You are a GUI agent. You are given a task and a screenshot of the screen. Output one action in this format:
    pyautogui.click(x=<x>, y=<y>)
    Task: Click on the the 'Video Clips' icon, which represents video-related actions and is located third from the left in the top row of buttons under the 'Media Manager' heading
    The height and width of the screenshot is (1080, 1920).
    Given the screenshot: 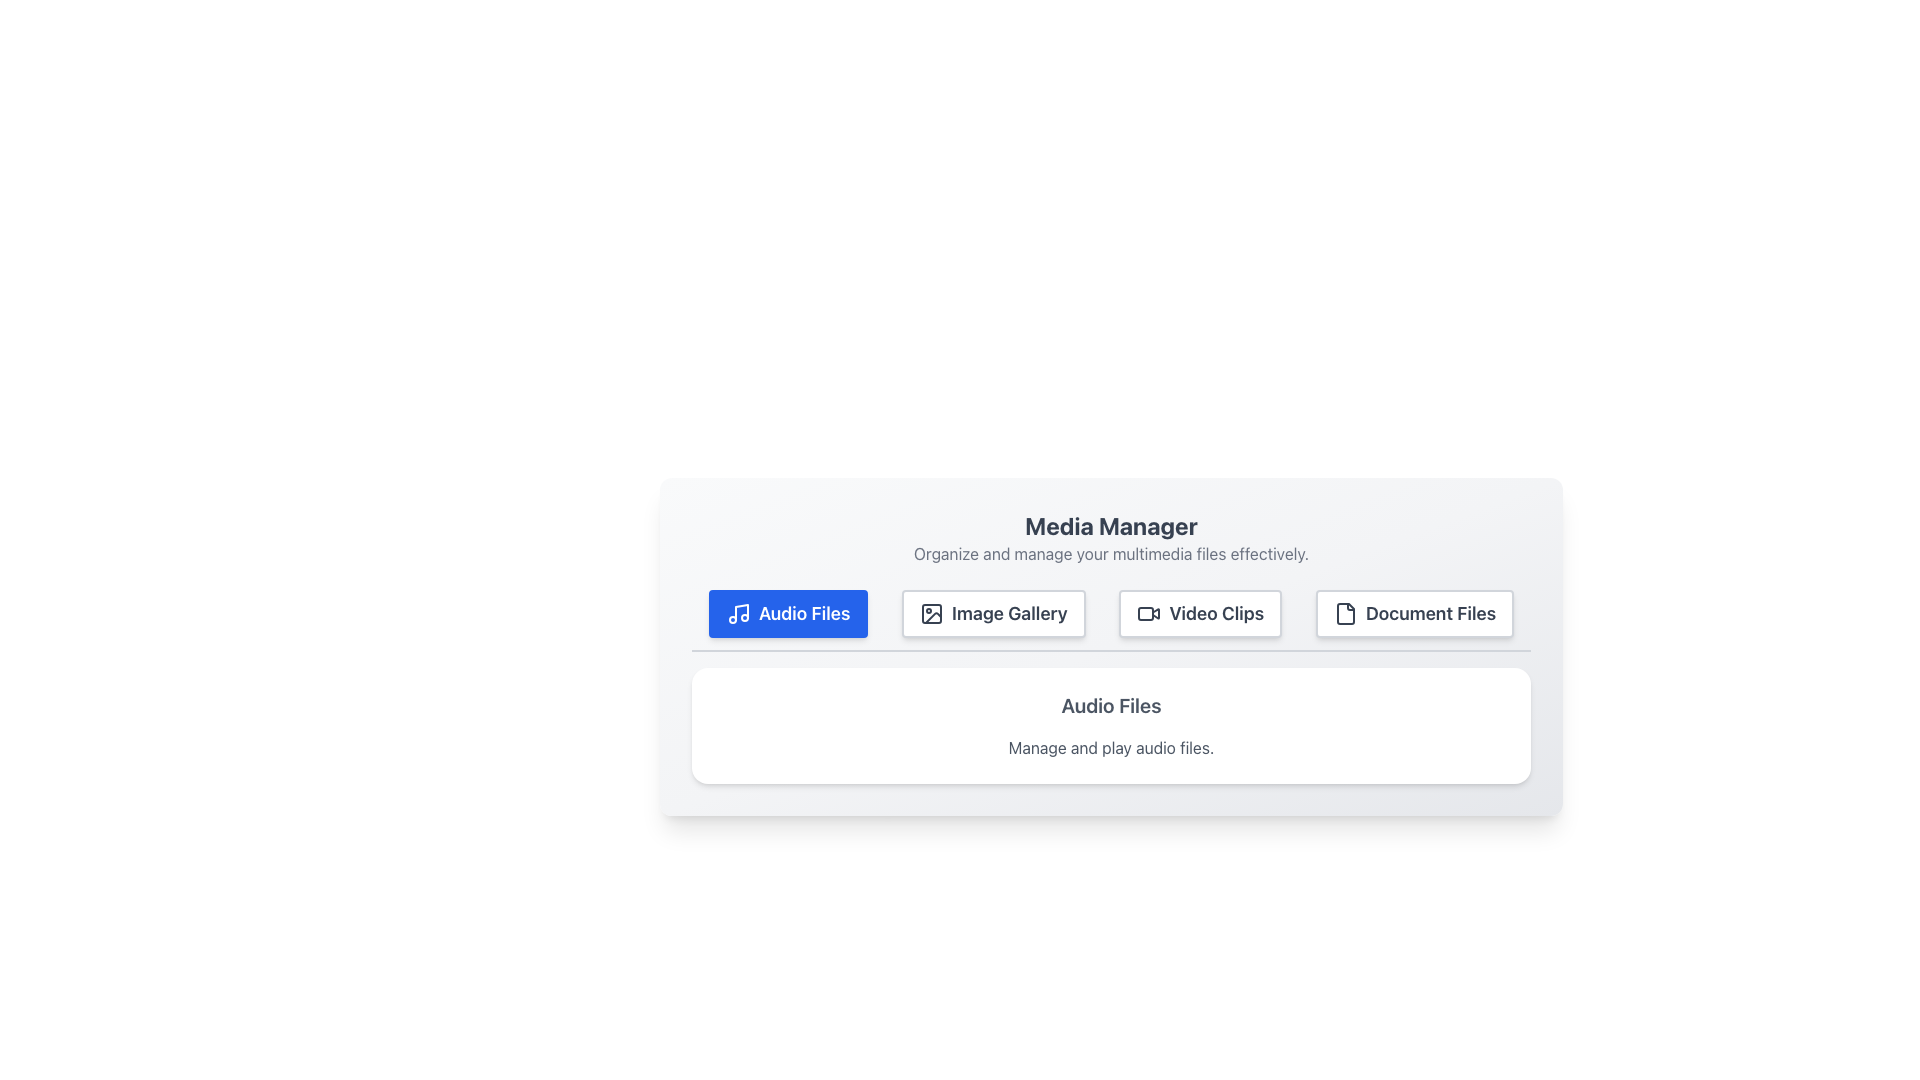 What is the action you would take?
    pyautogui.click(x=1149, y=612)
    